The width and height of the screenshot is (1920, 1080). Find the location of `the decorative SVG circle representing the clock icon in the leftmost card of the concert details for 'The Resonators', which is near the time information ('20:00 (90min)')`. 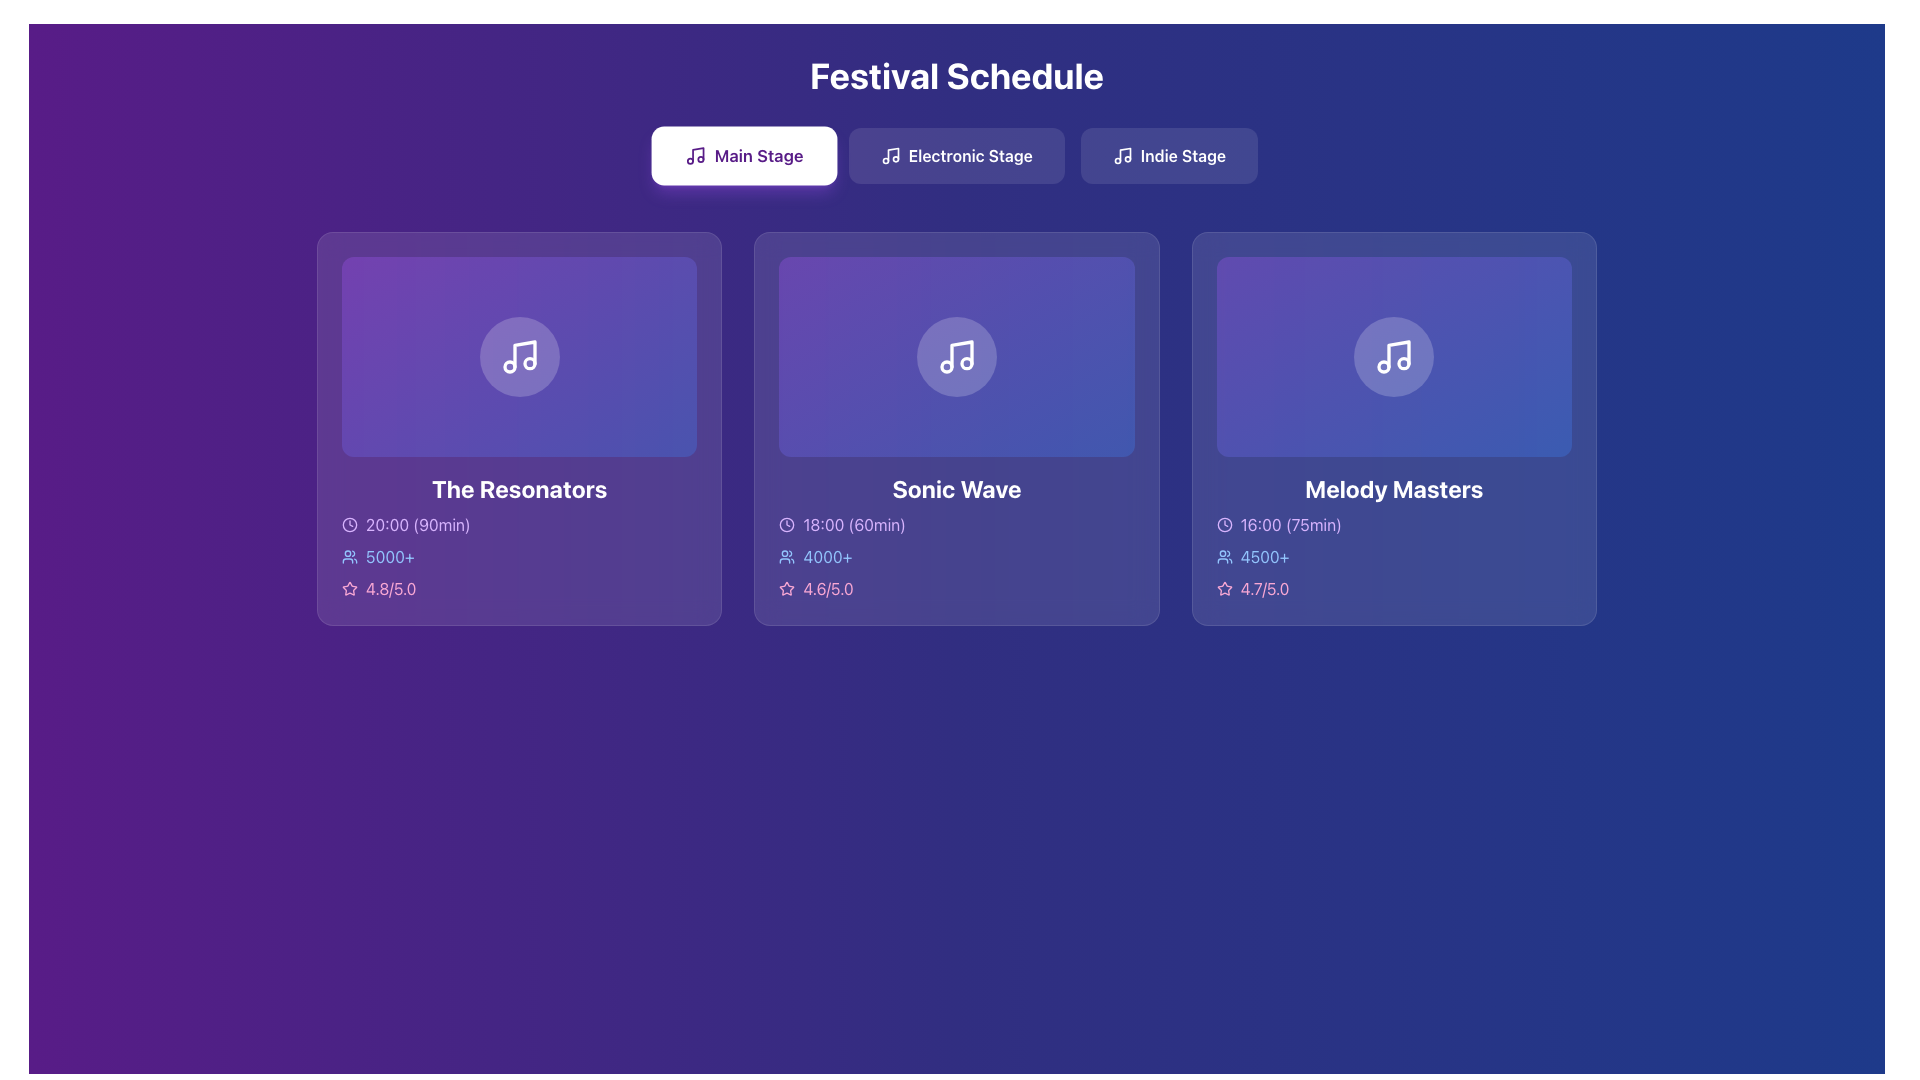

the decorative SVG circle representing the clock icon in the leftmost card of the concert details for 'The Resonators', which is near the time information ('20:00 (90min)') is located at coordinates (350, 523).